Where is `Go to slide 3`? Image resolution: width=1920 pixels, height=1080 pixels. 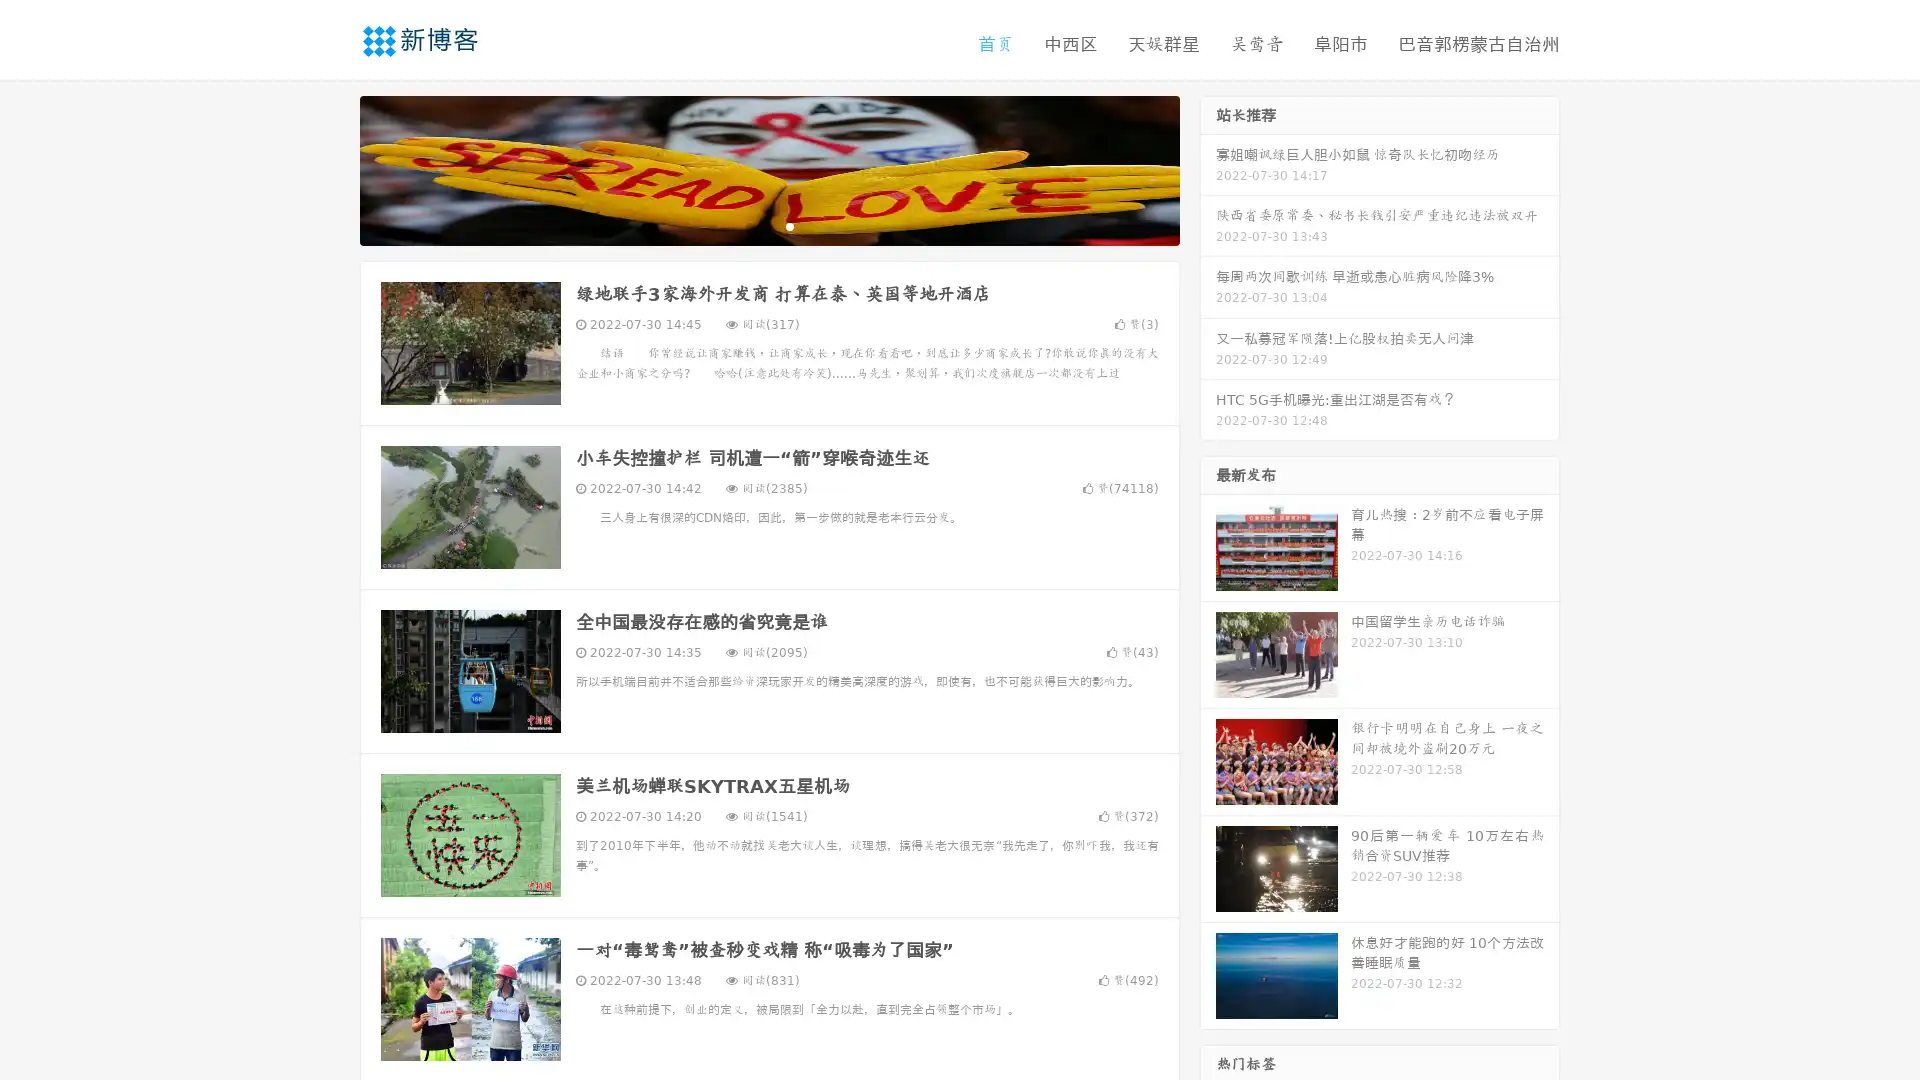
Go to slide 3 is located at coordinates (789, 225).